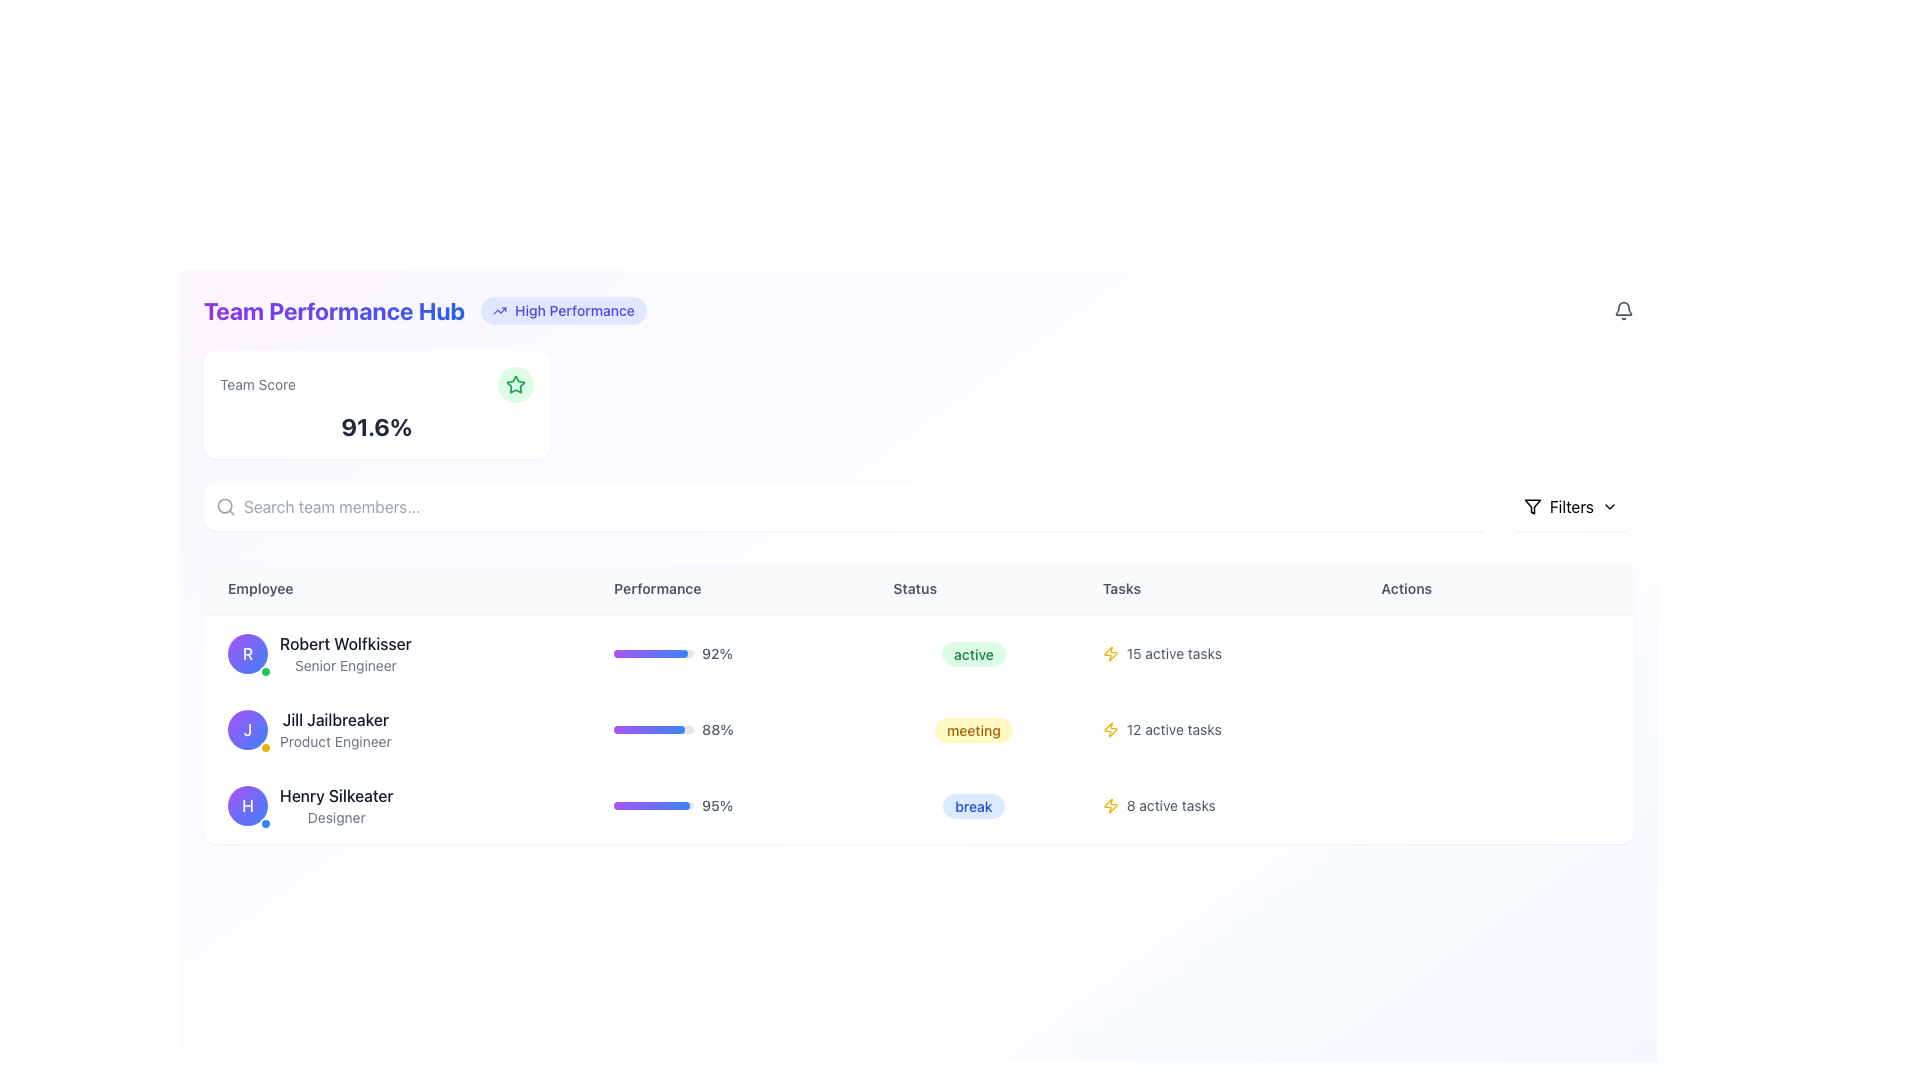  I want to click on the text element displaying 'Robert Wolfkisser', which is styled in medium bold dark gray font and is the main name of an individual, to view detailed information, so click(345, 644).